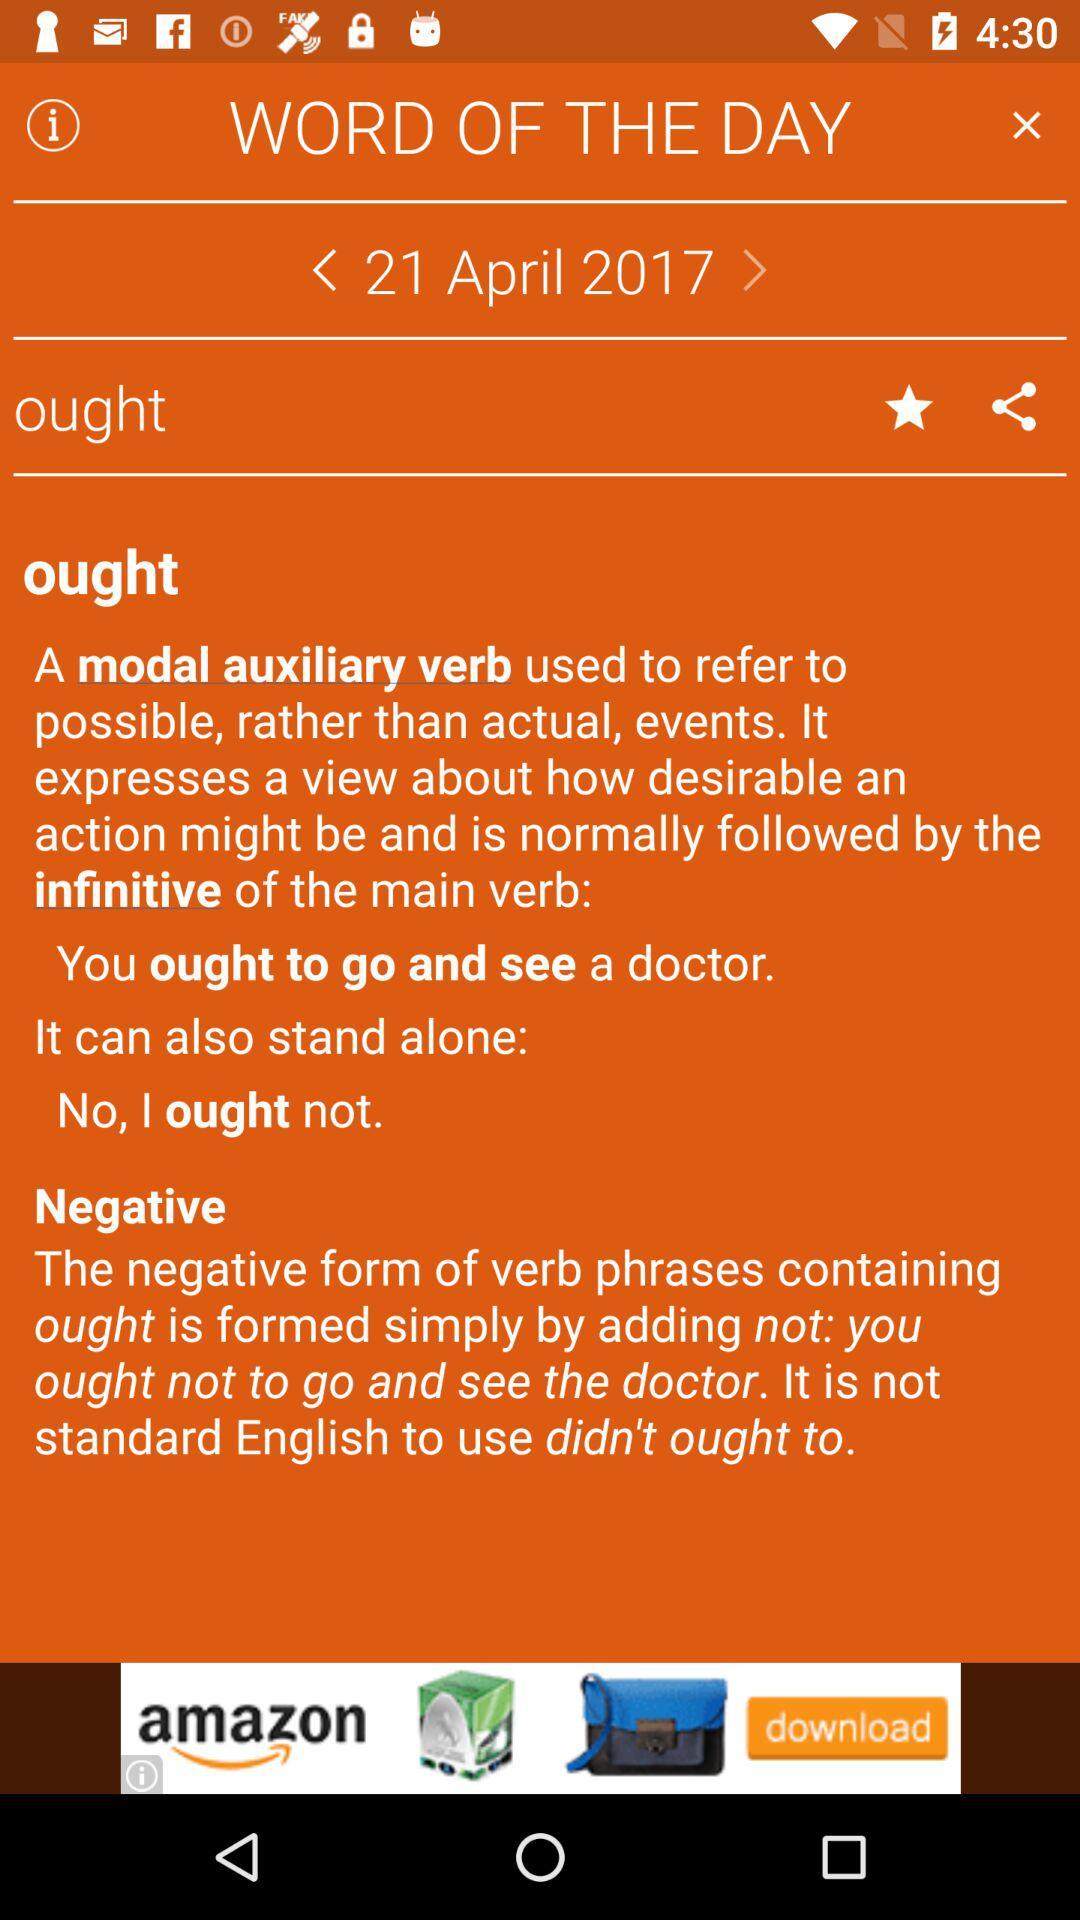  I want to click on next, so click(755, 268).